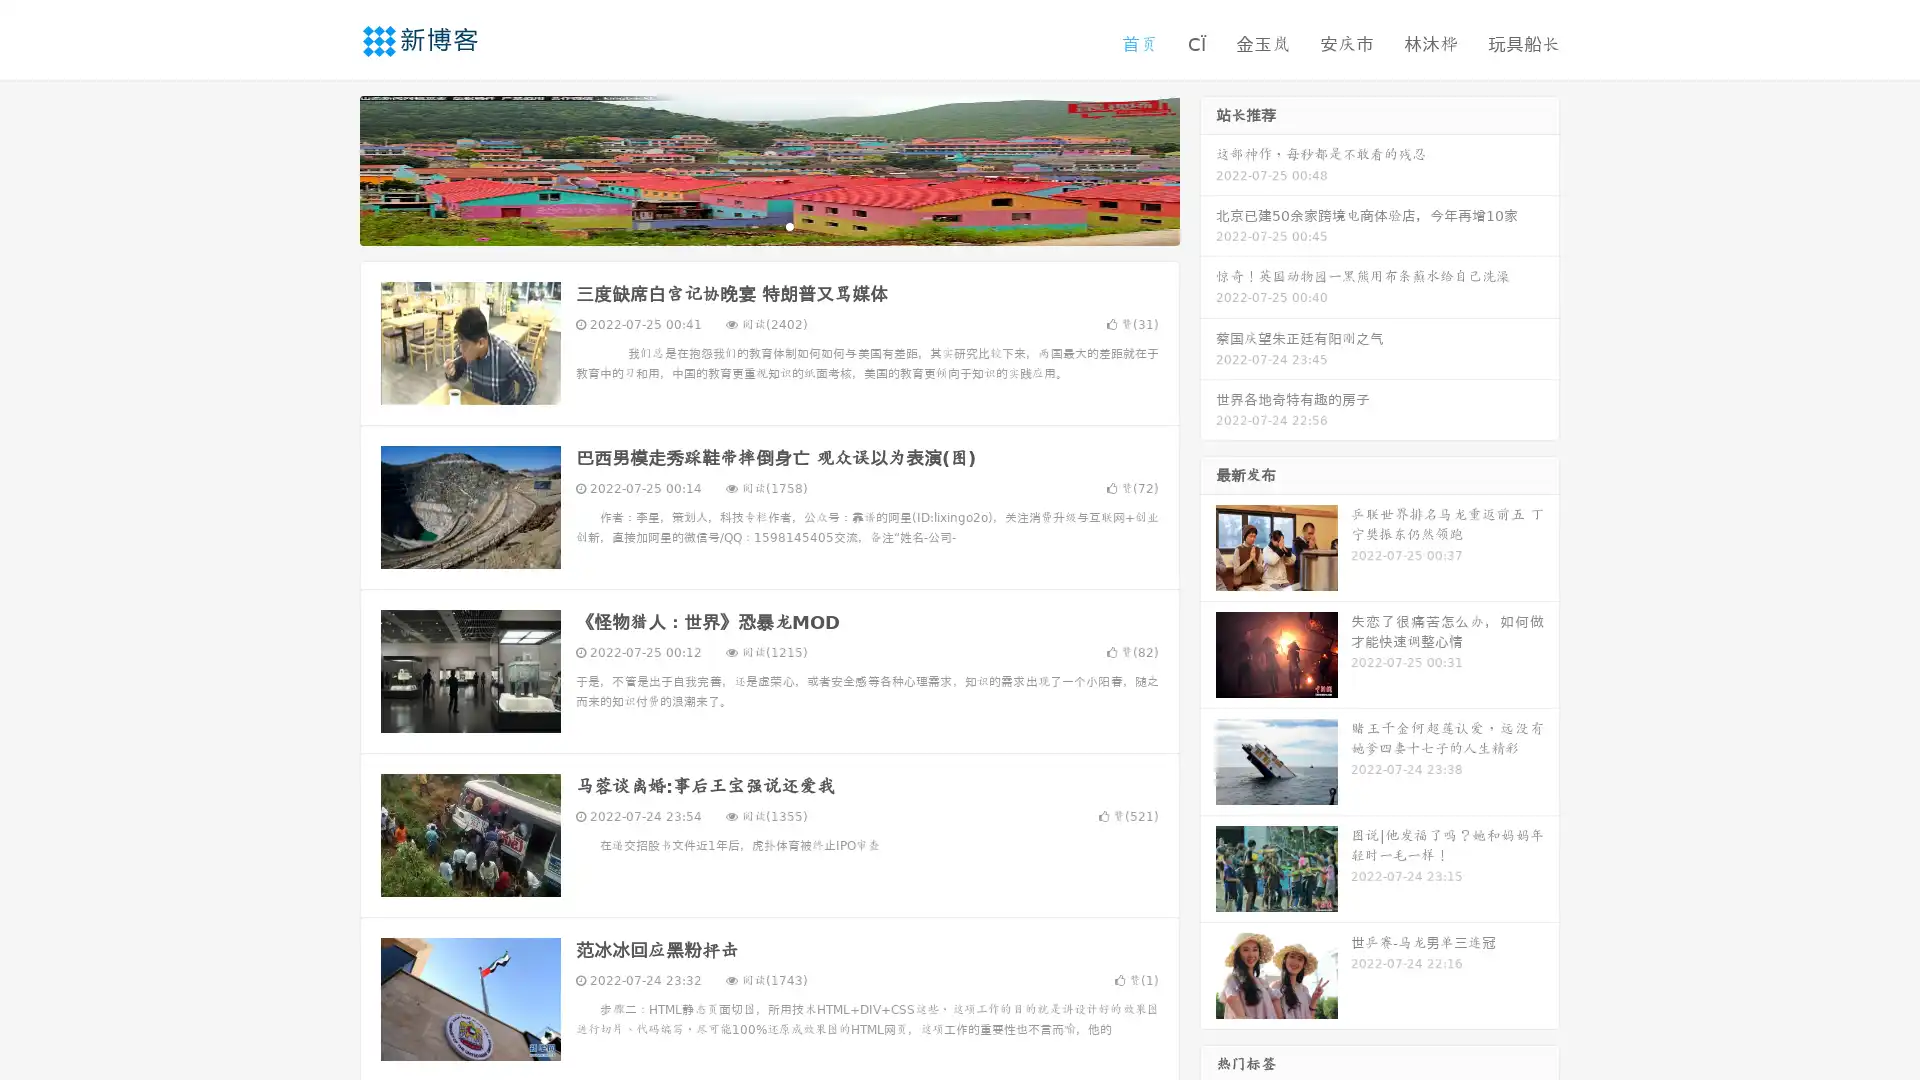  Describe the element at coordinates (789, 225) in the screenshot. I see `Go to slide 3` at that location.